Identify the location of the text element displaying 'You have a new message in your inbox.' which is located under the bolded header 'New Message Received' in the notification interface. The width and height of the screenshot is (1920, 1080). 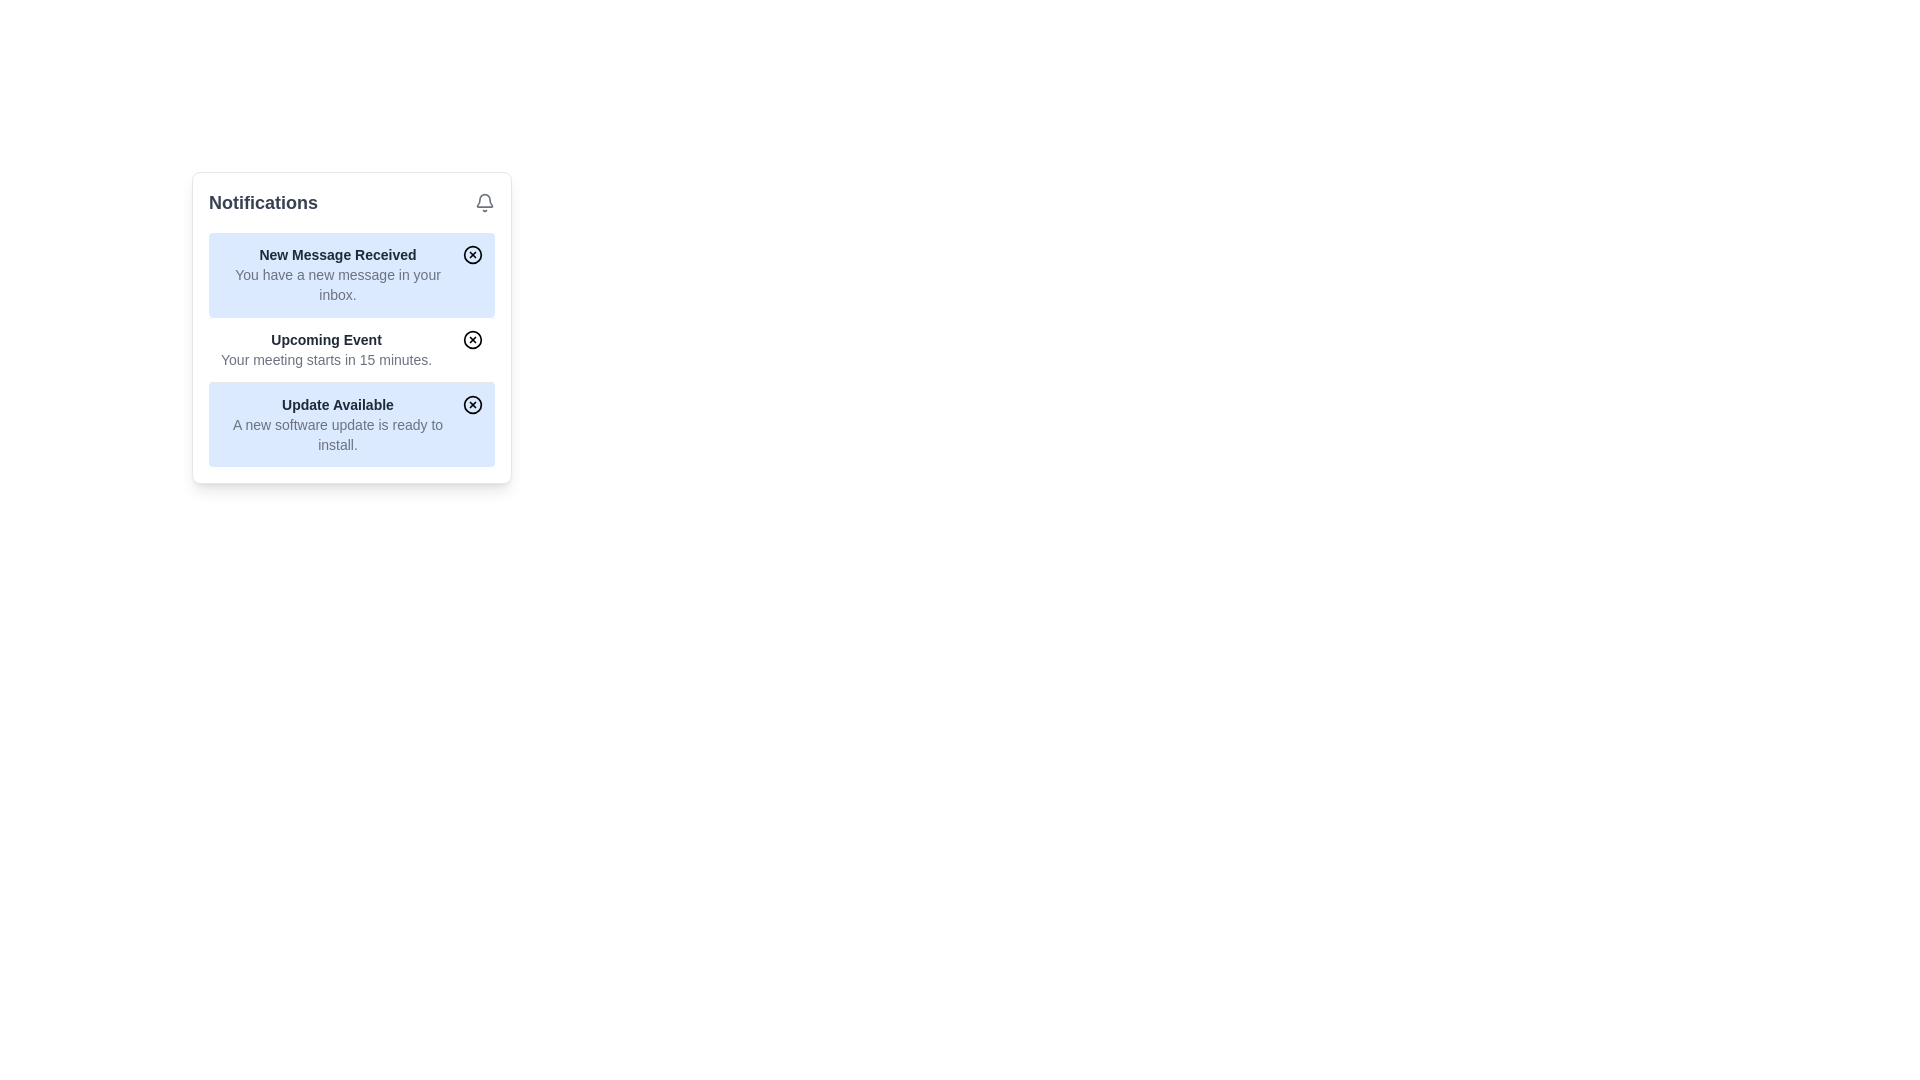
(337, 285).